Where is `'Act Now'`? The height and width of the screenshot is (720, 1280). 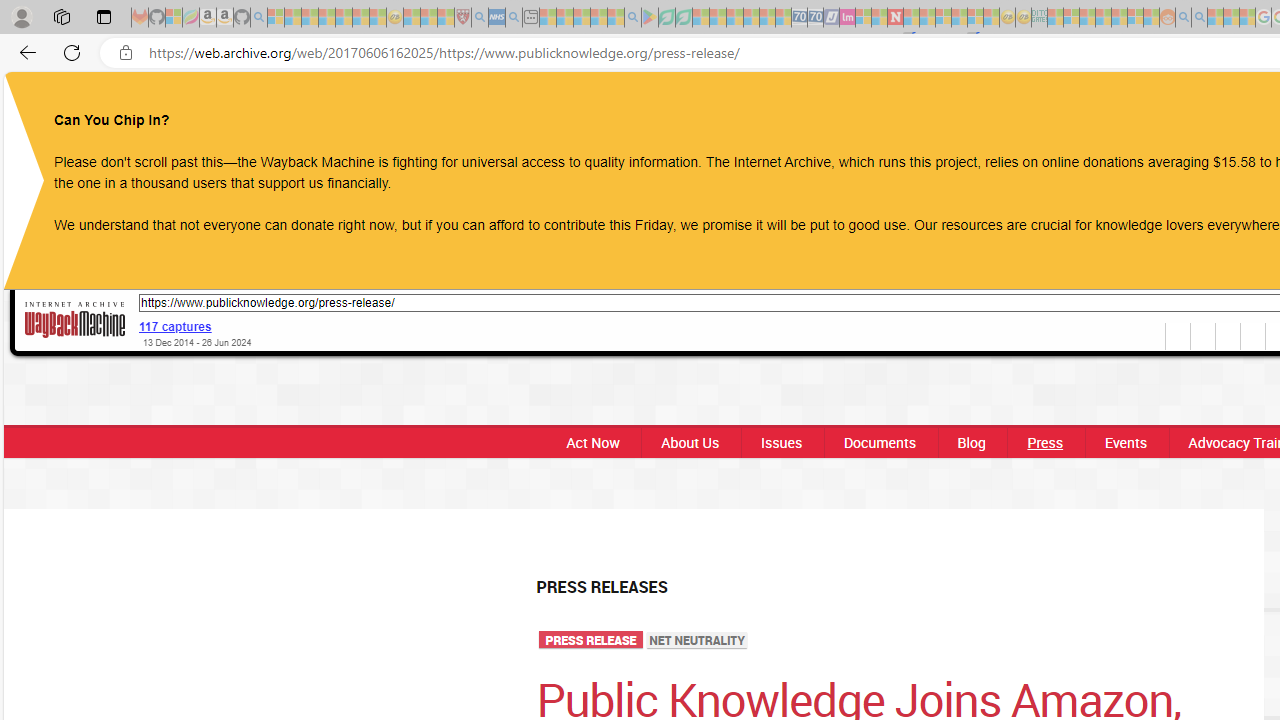 'Act Now' is located at coordinates (586, 441).